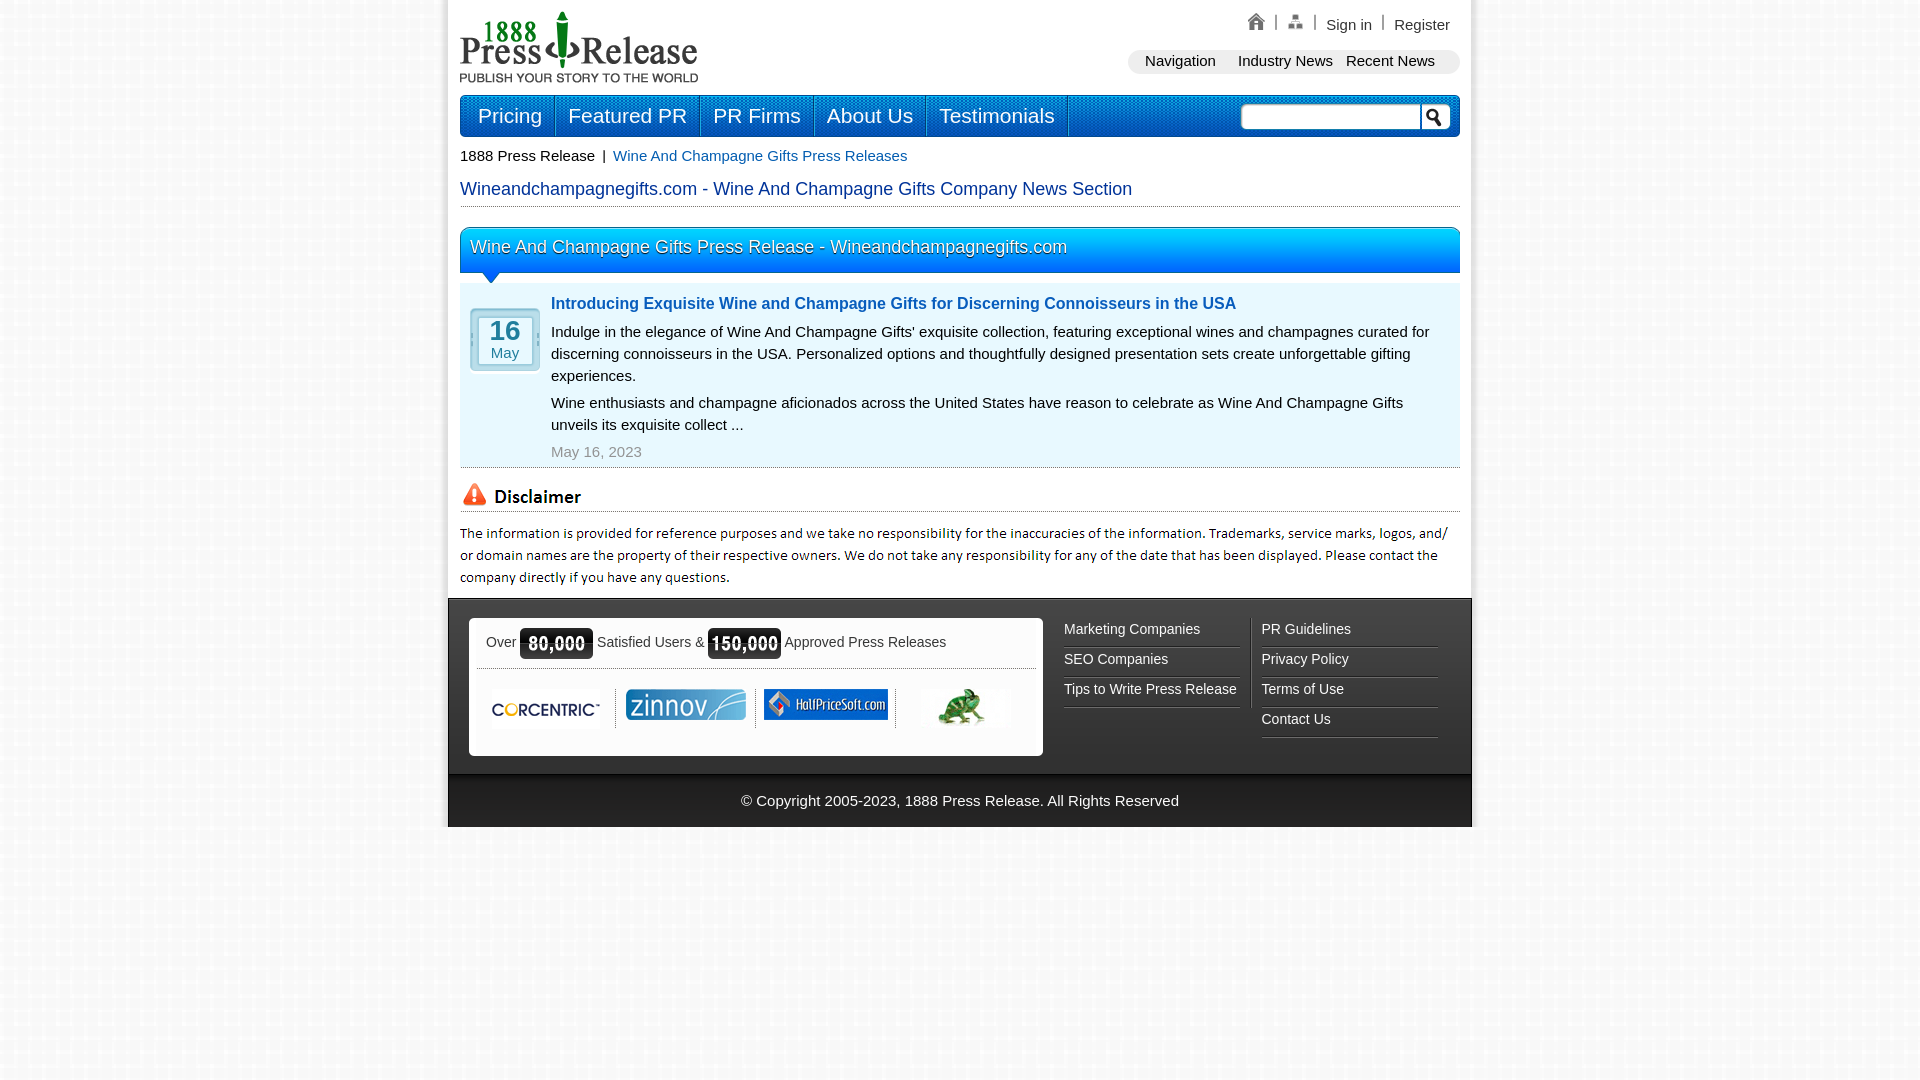  Describe the element at coordinates (1152, 632) in the screenshot. I see `'Marketing Companies'` at that location.